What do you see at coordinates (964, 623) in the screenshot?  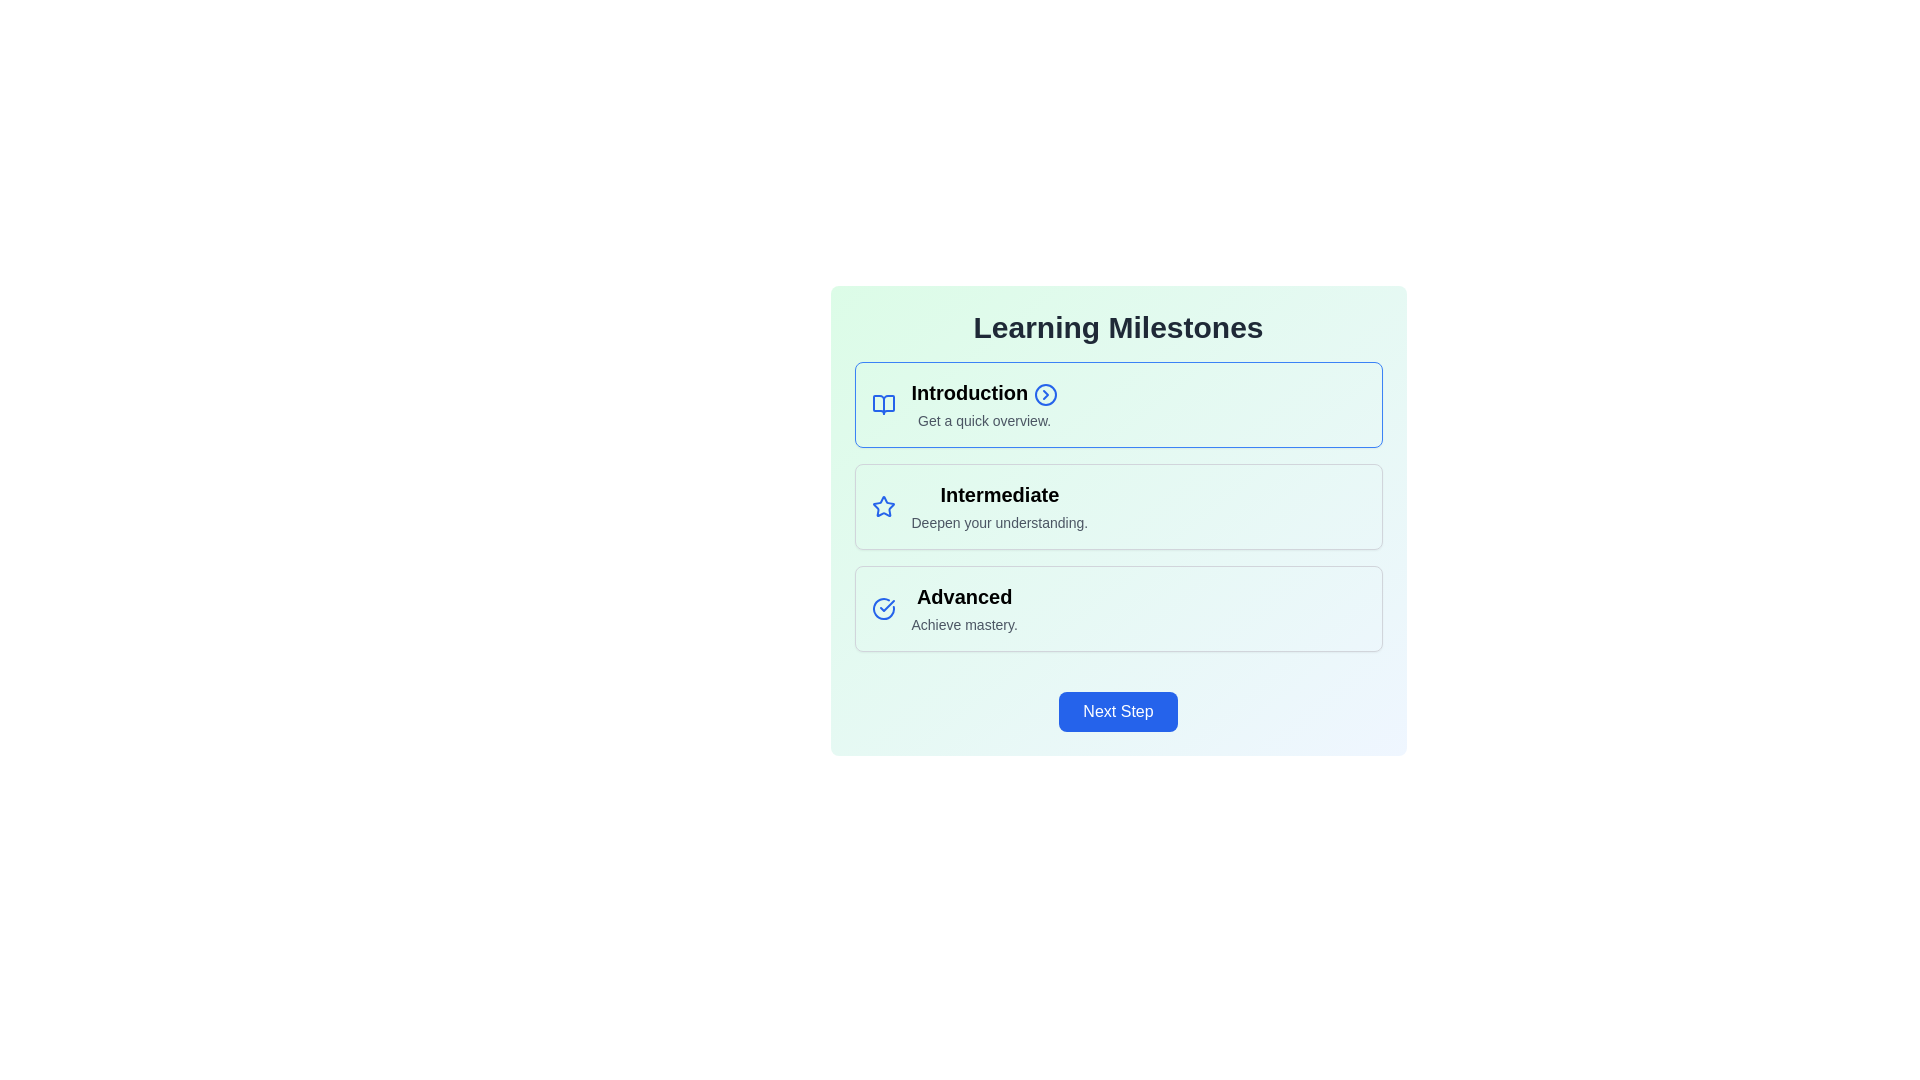 I see `the text label reading 'Achieve mastery.' which is positioned below the title 'Advanced' in the third milestone section of the vertical milestone list` at bounding box center [964, 623].